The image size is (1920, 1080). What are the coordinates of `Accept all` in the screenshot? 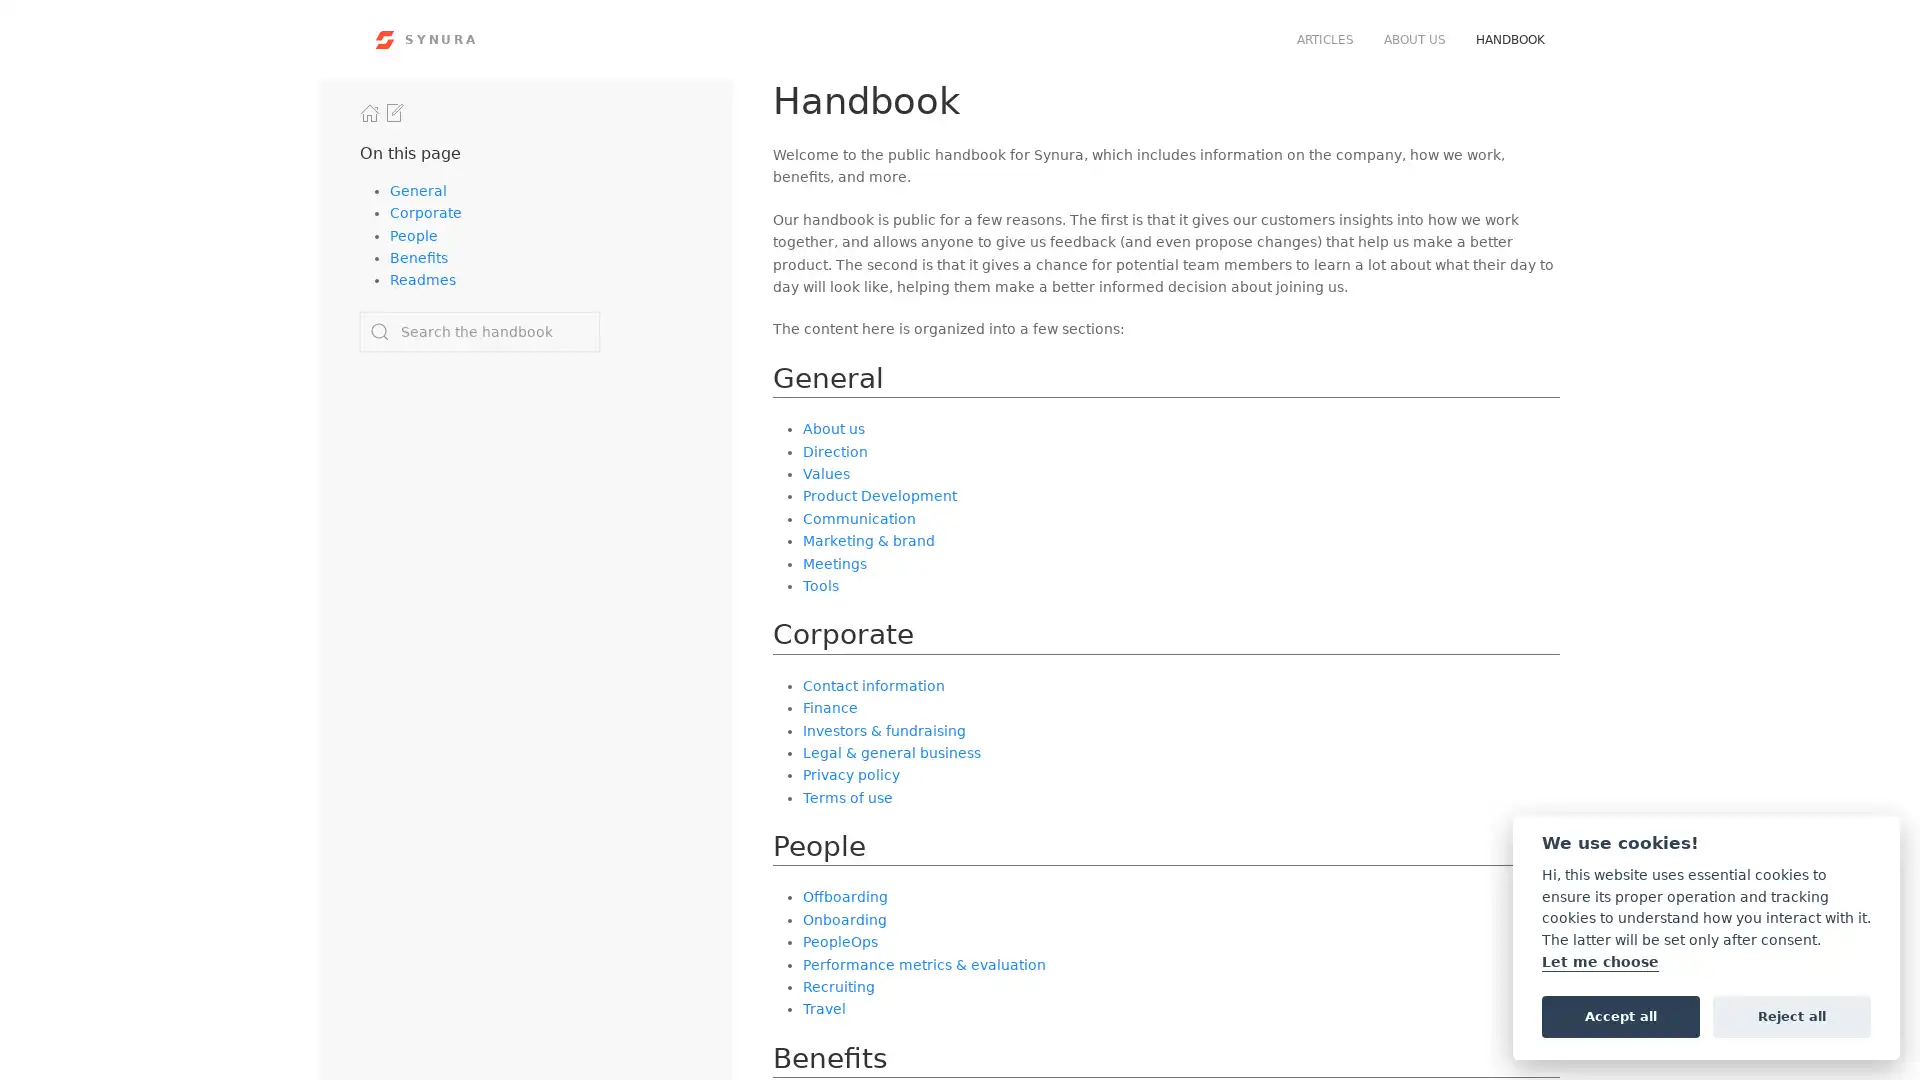 It's located at (1620, 1015).